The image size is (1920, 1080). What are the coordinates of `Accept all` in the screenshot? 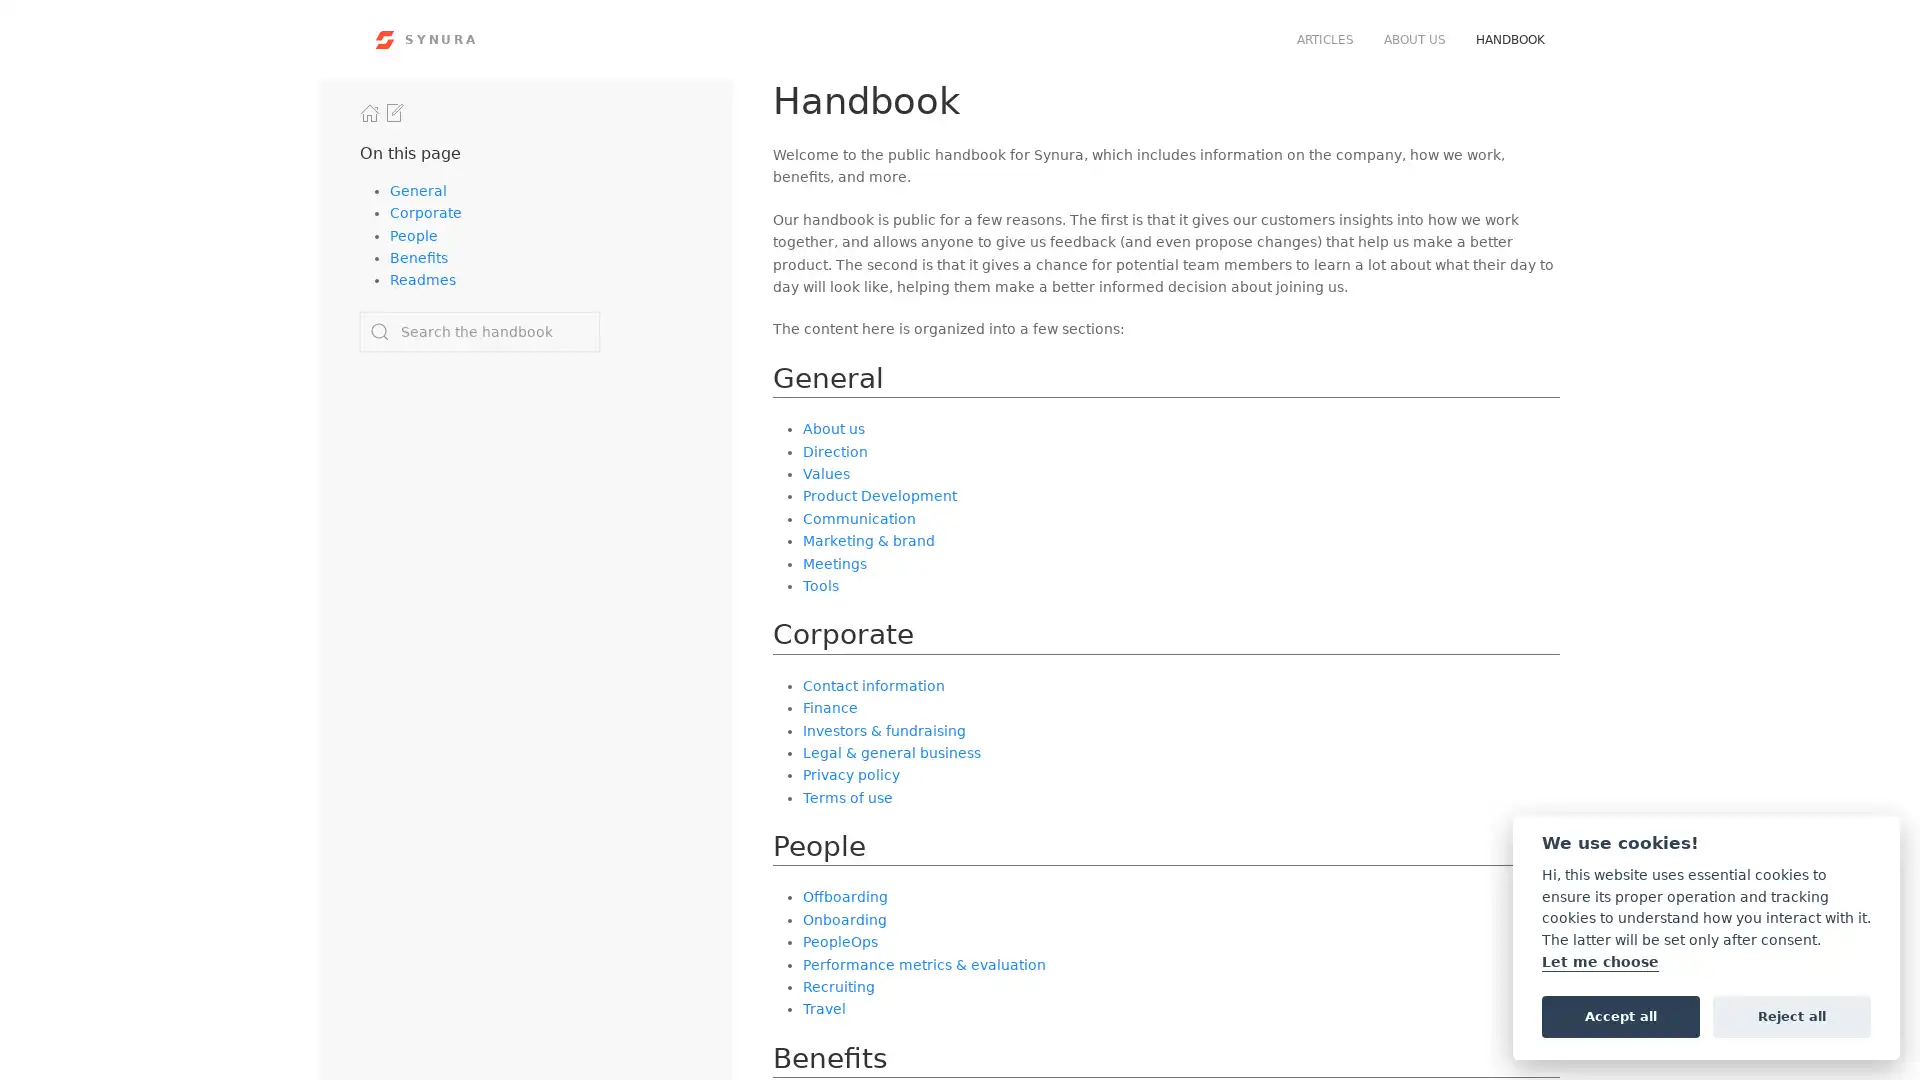 It's located at (1620, 1015).